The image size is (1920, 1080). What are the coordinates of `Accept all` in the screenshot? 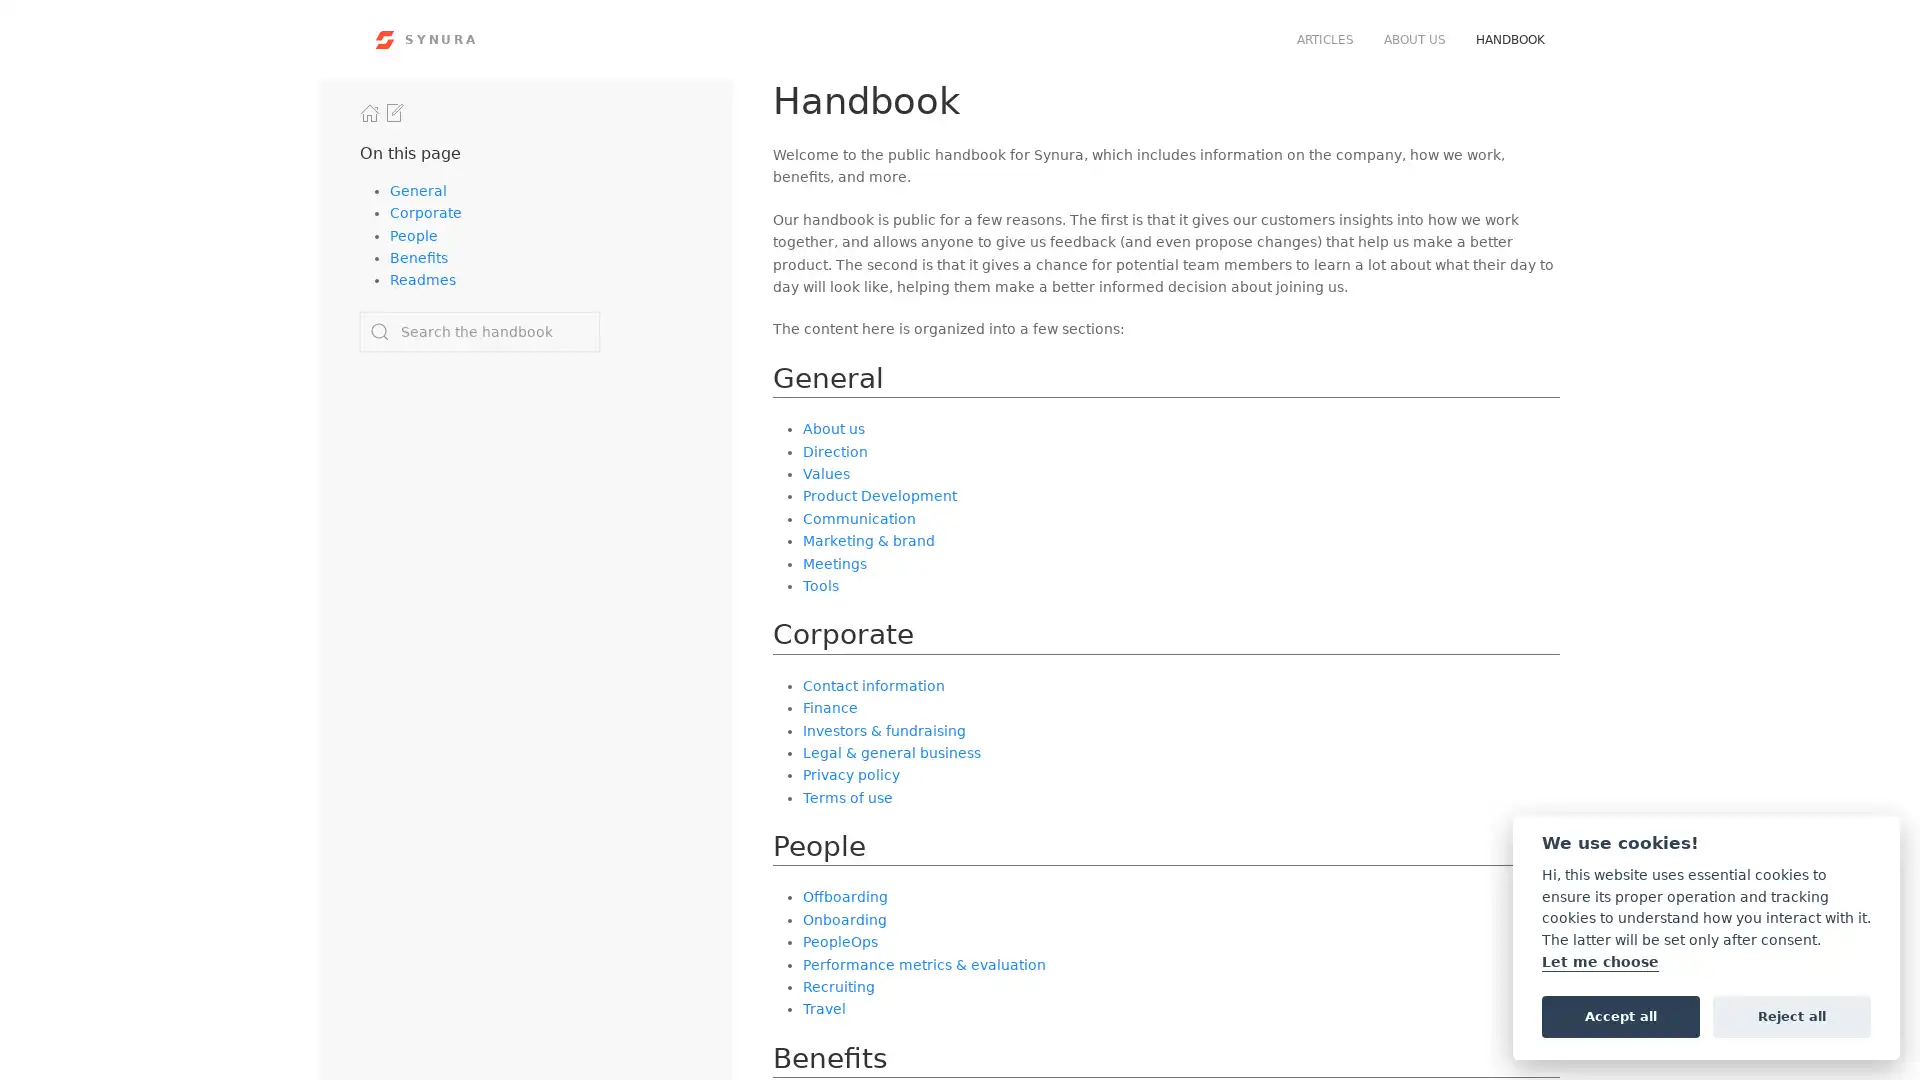 It's located at (1620, 1015).